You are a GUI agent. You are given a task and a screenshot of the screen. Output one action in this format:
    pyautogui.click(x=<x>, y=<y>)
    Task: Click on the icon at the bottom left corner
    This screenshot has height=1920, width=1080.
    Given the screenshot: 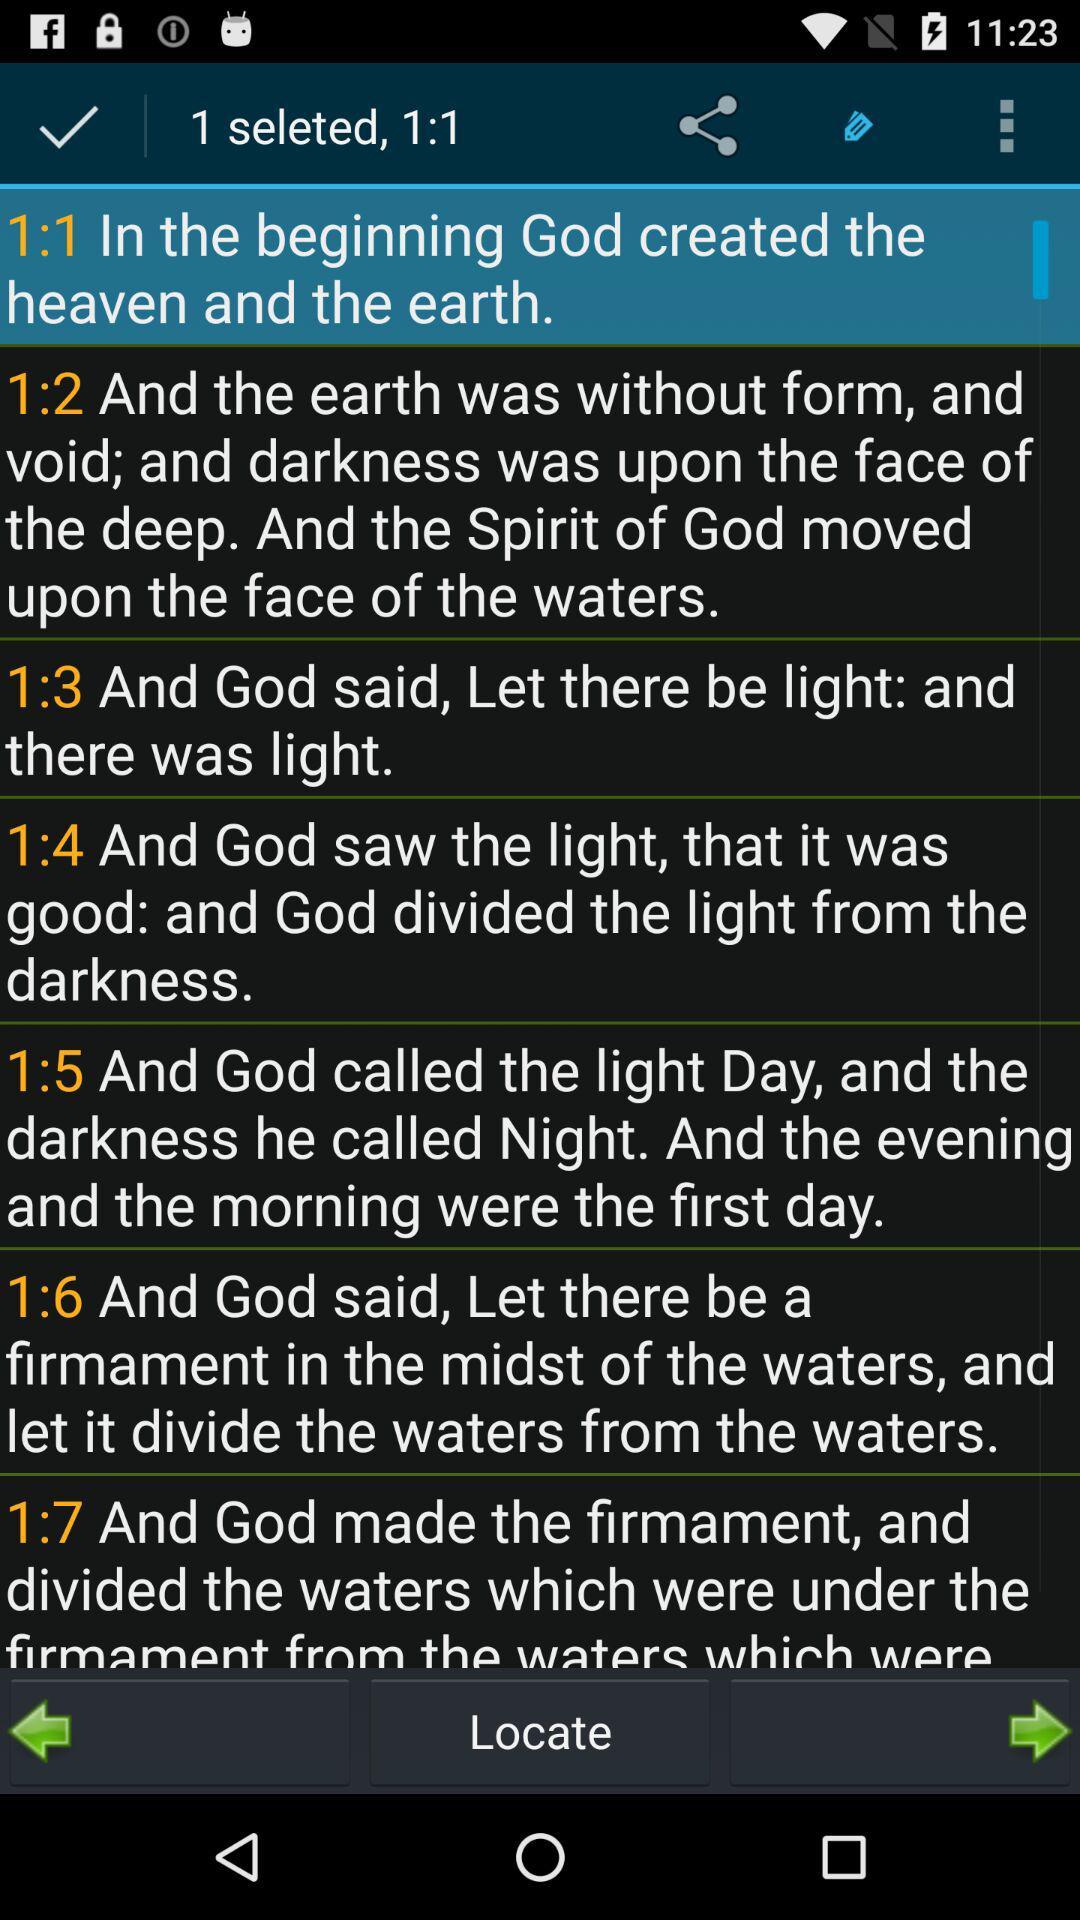 What is the action you would take?
    pyautogui.click(x=180, y=1730)
    